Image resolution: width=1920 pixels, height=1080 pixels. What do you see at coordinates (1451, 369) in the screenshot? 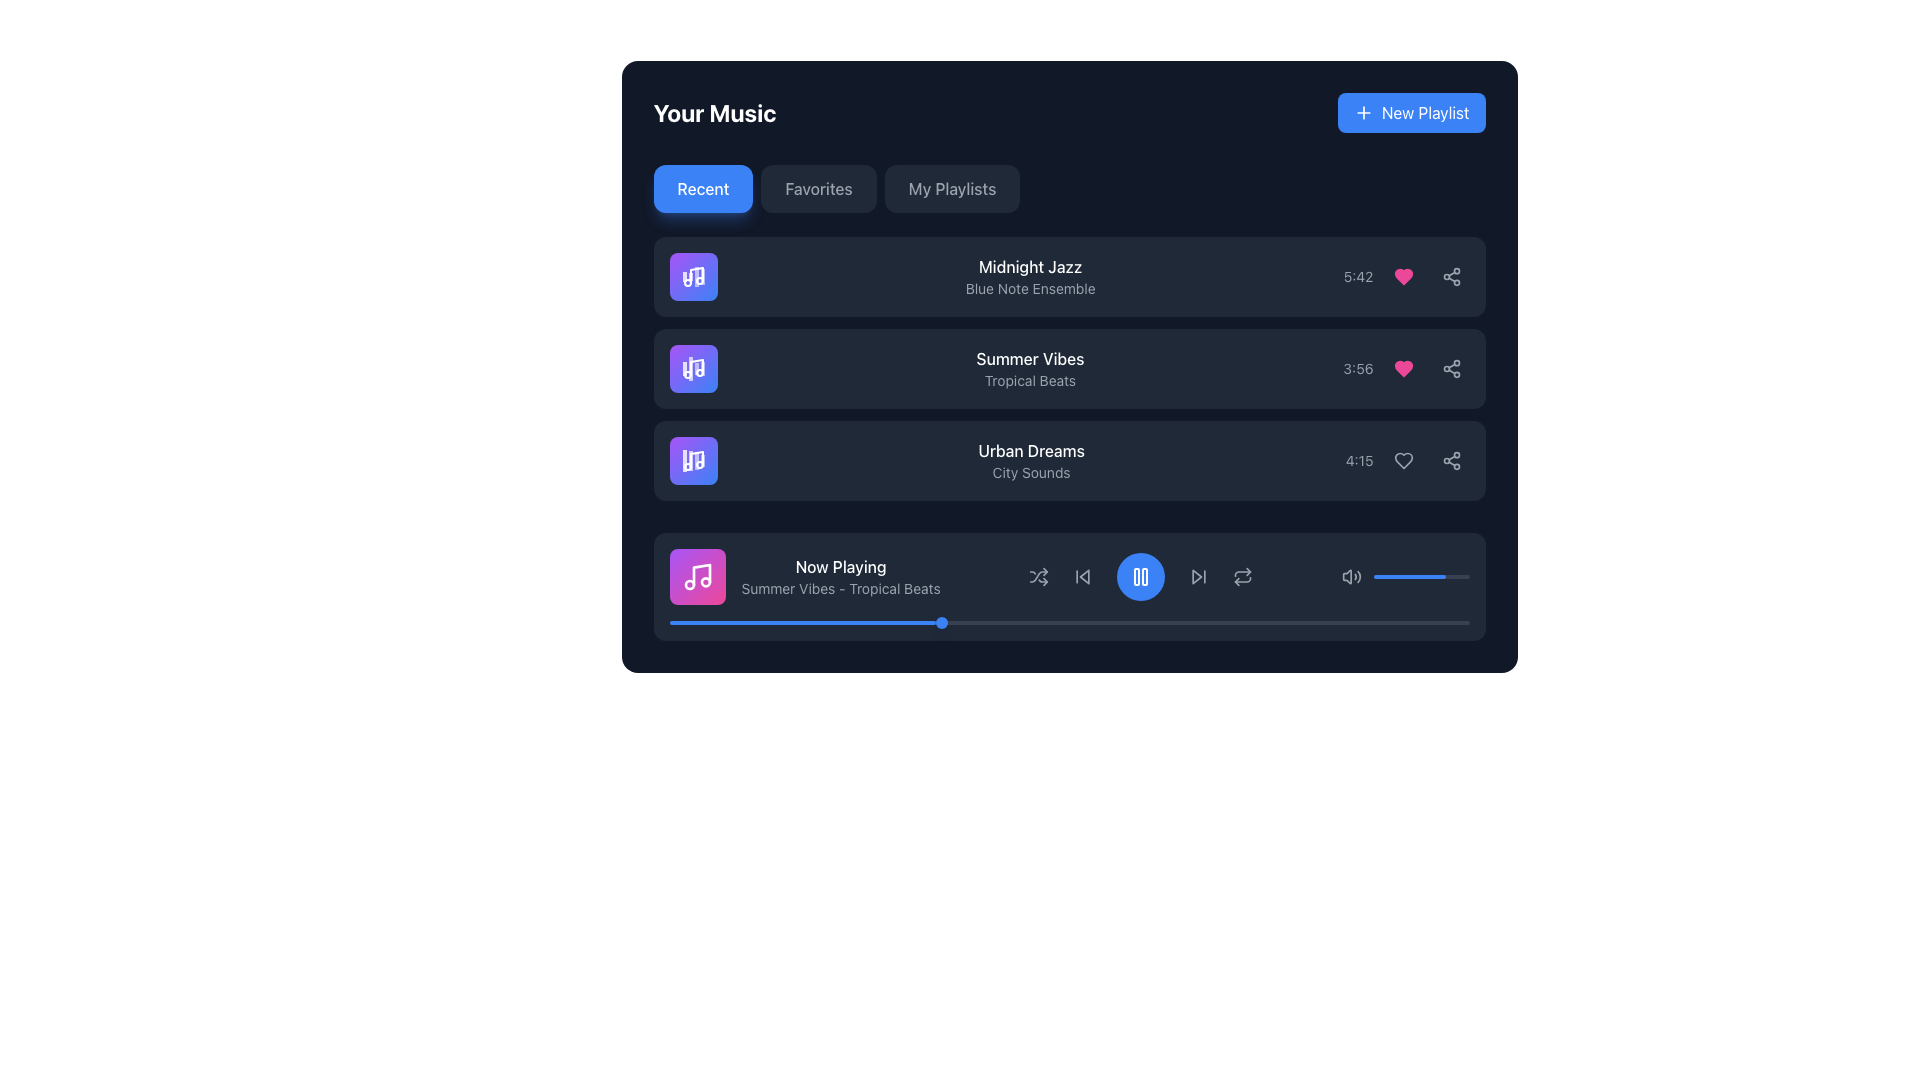
I see `the 'Share' button located at the far right end of the row for the item titled 'Urban Dreams' under the 'Your Music' heading to share the item` at bounding box center [1451, 369].